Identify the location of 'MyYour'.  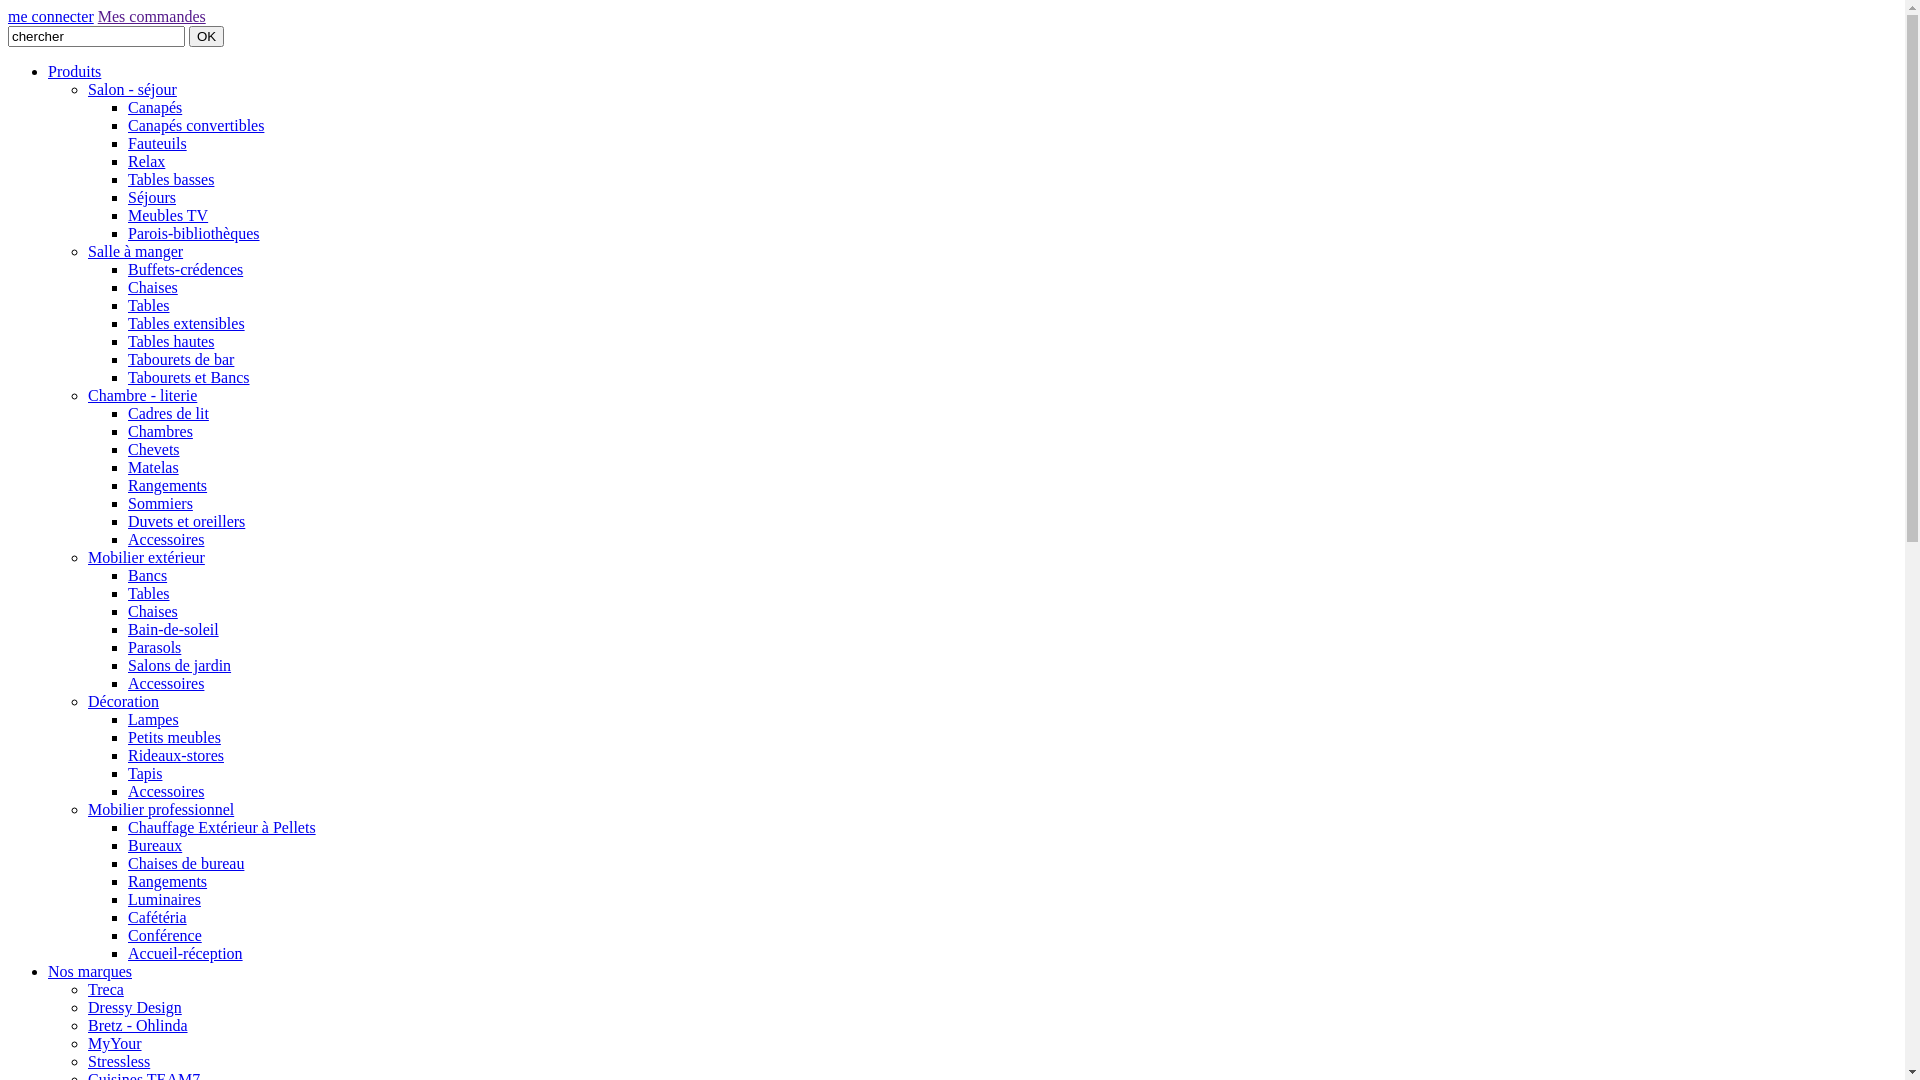
(114, 1042).